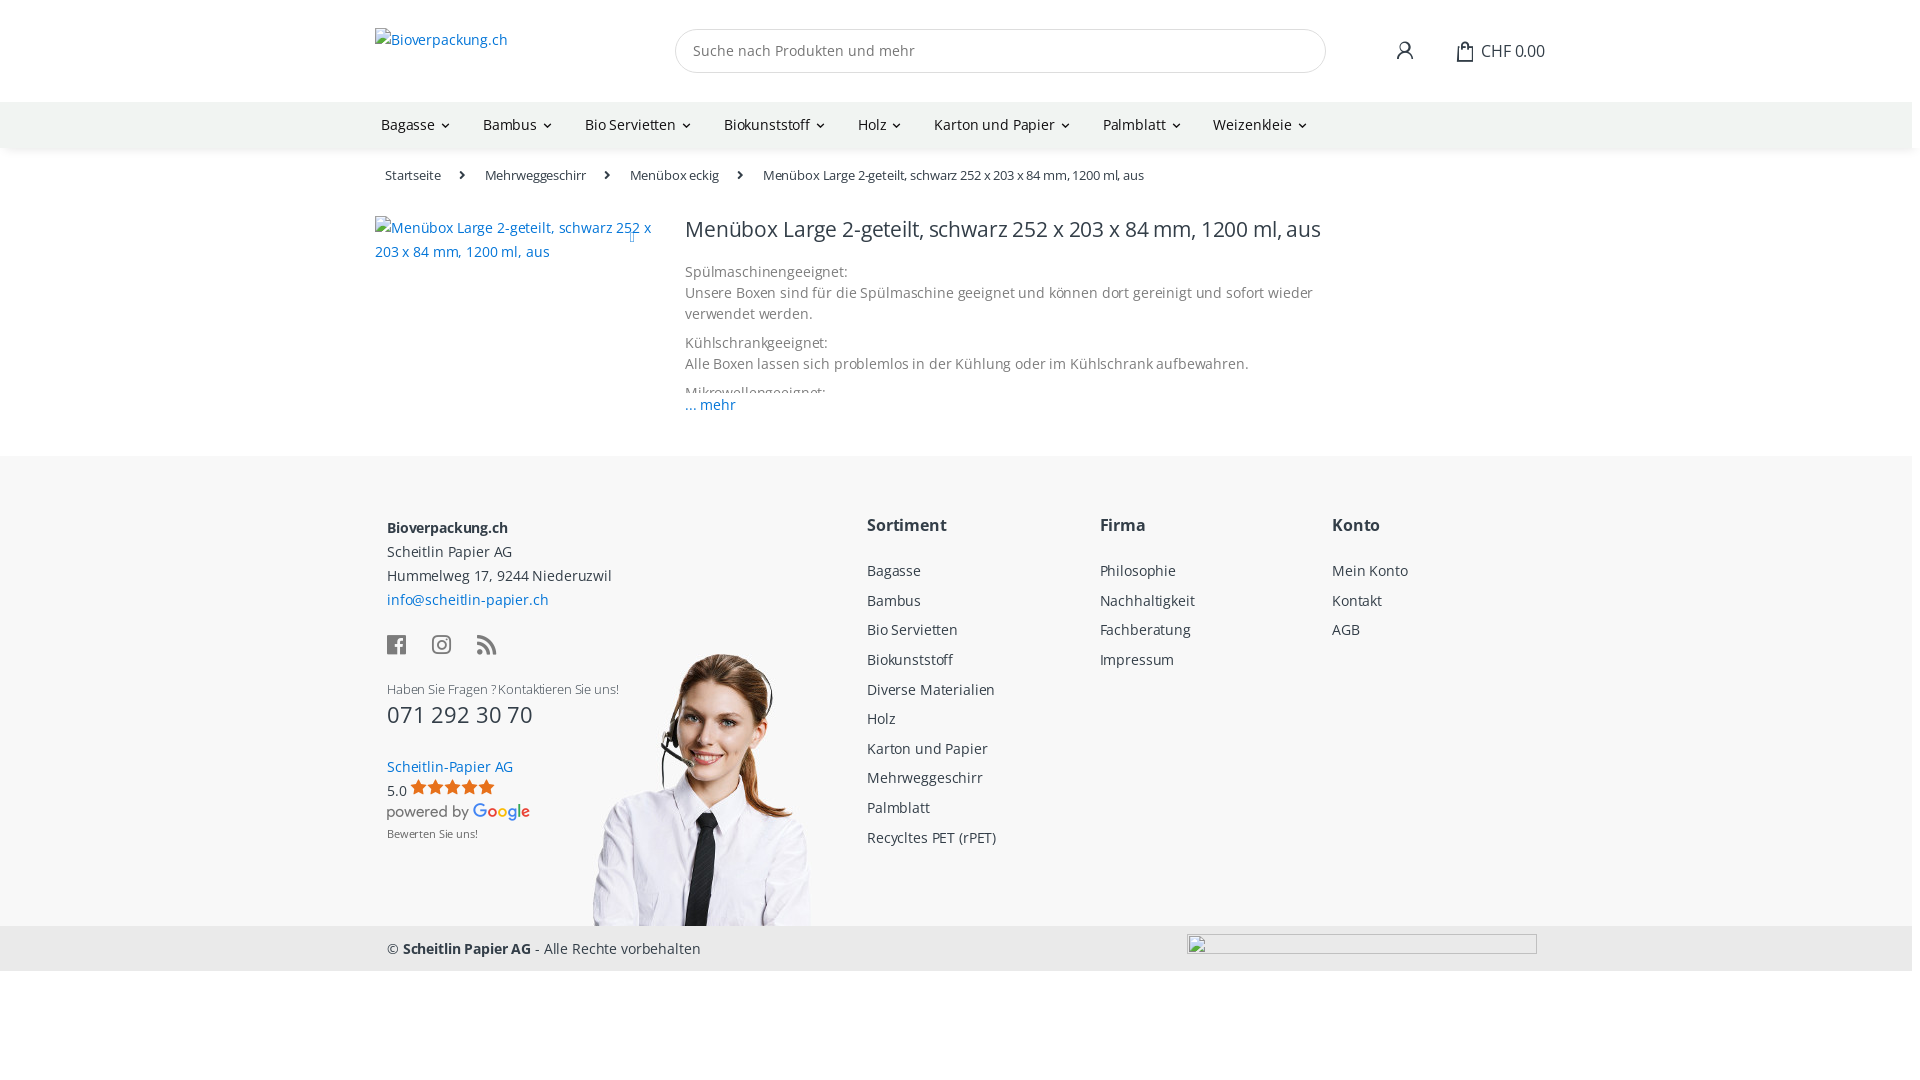 This screenshot has width=1920, height=1080. What do you see at coordinates (1137, 570) in the screenshot?
I see `'Philosophie'` at bounding box center [1137, 570].